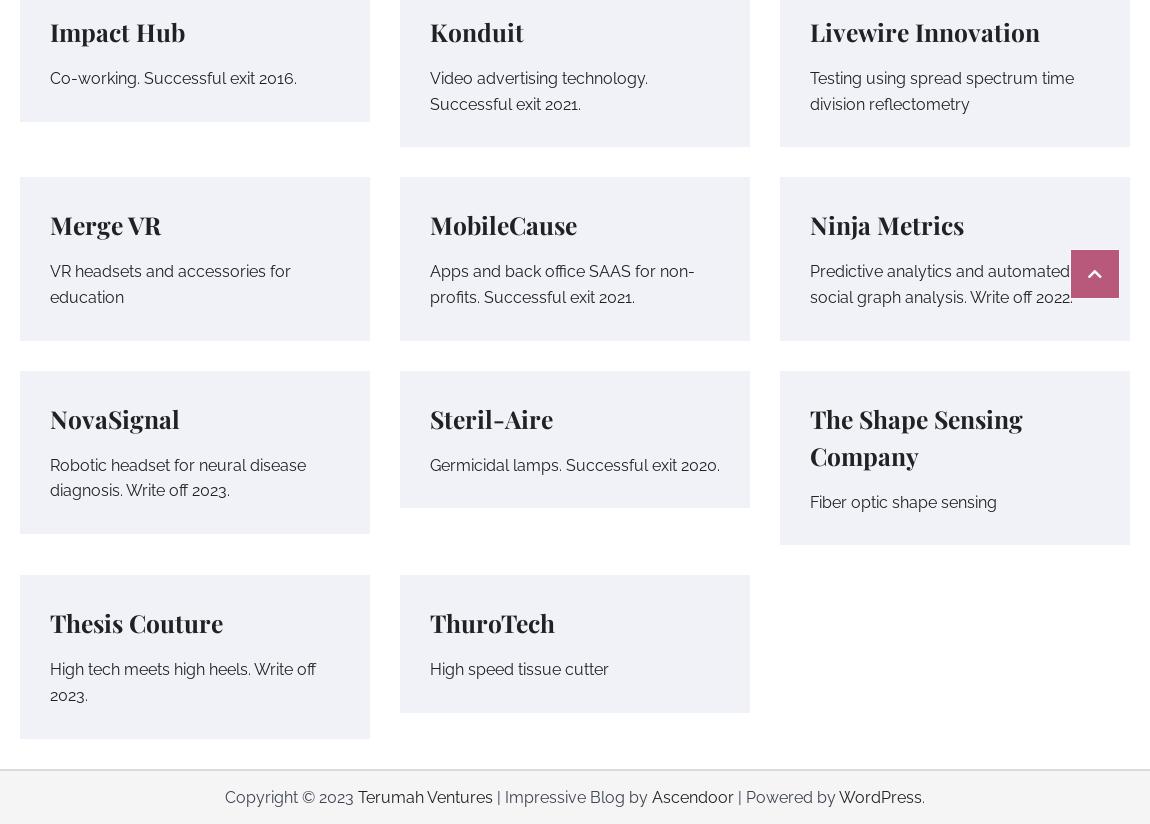  I want to click on 'Fiber optic shape sensing', so click(808, 500).